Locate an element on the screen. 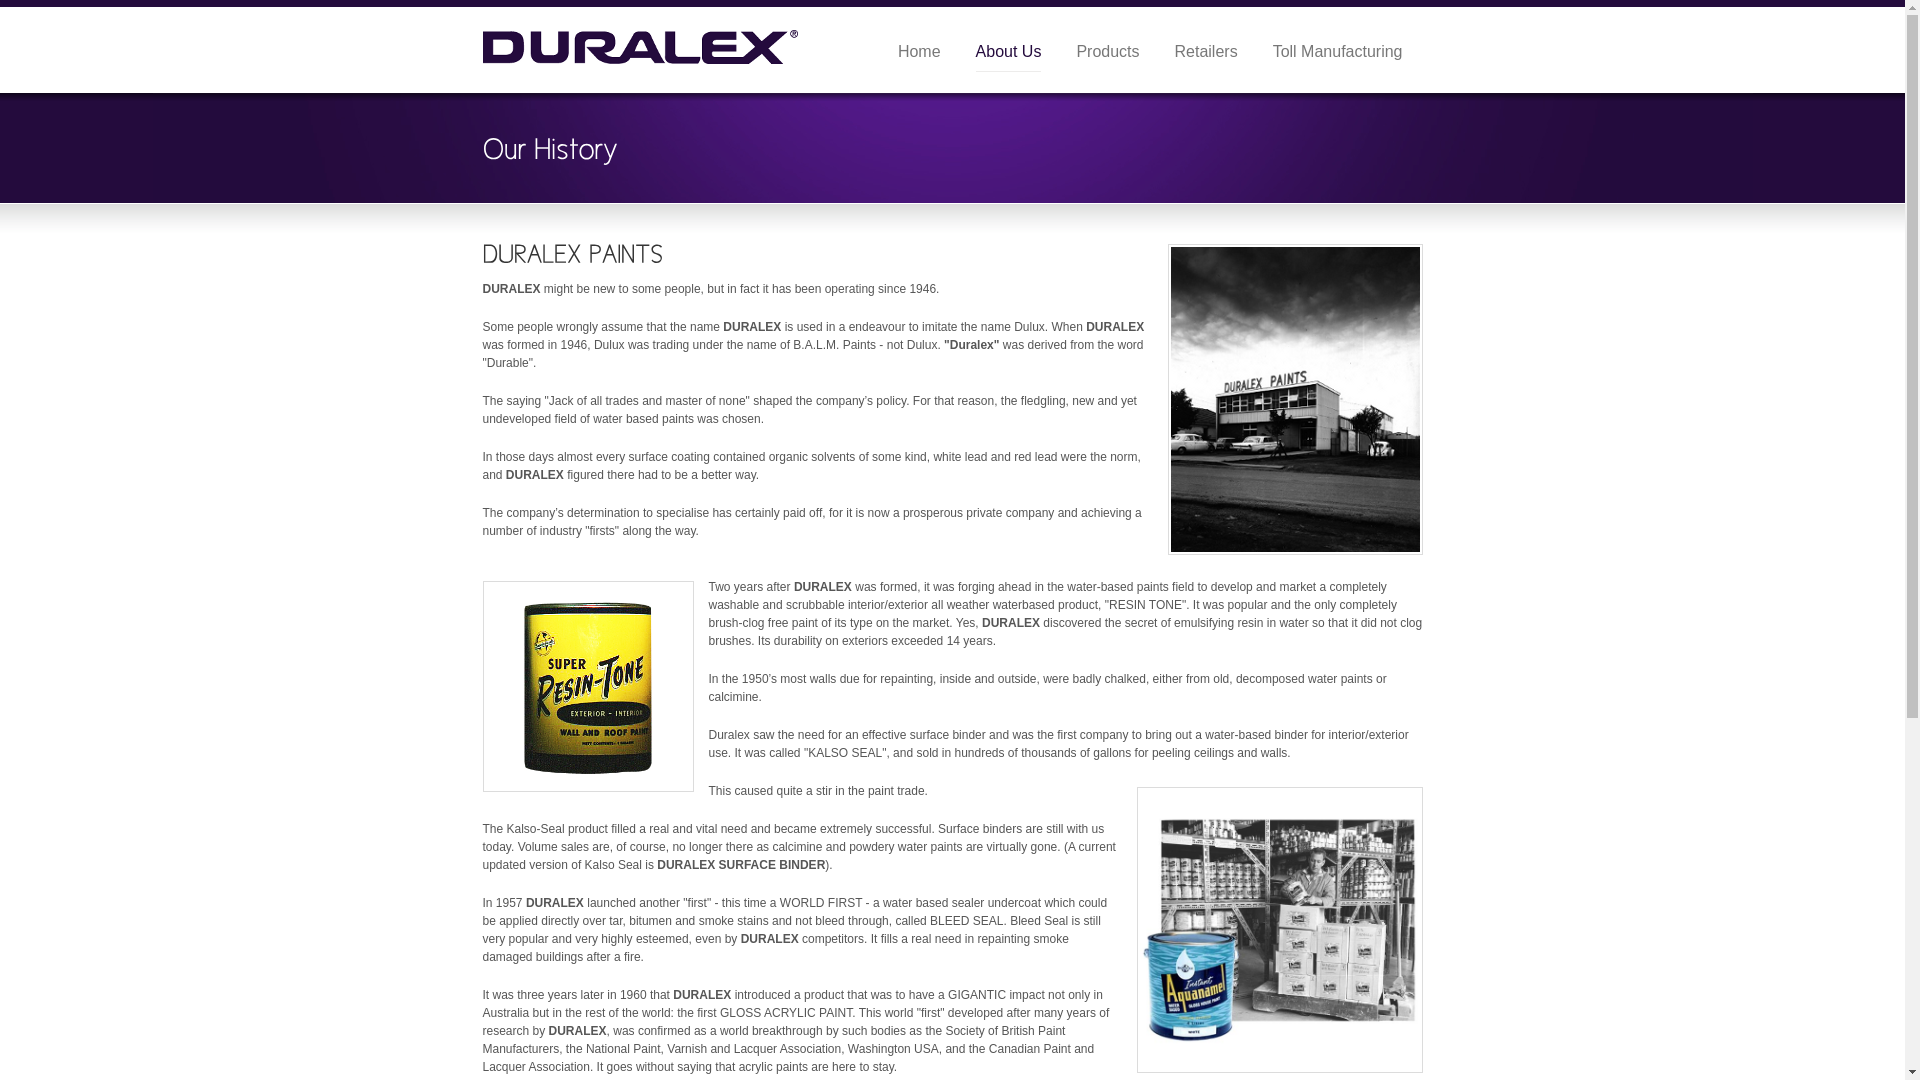 Image resolution: width=1920 pixels, height=1080 pixels. 'Toll Manufacturing' is located at coordinates (1338, 51).